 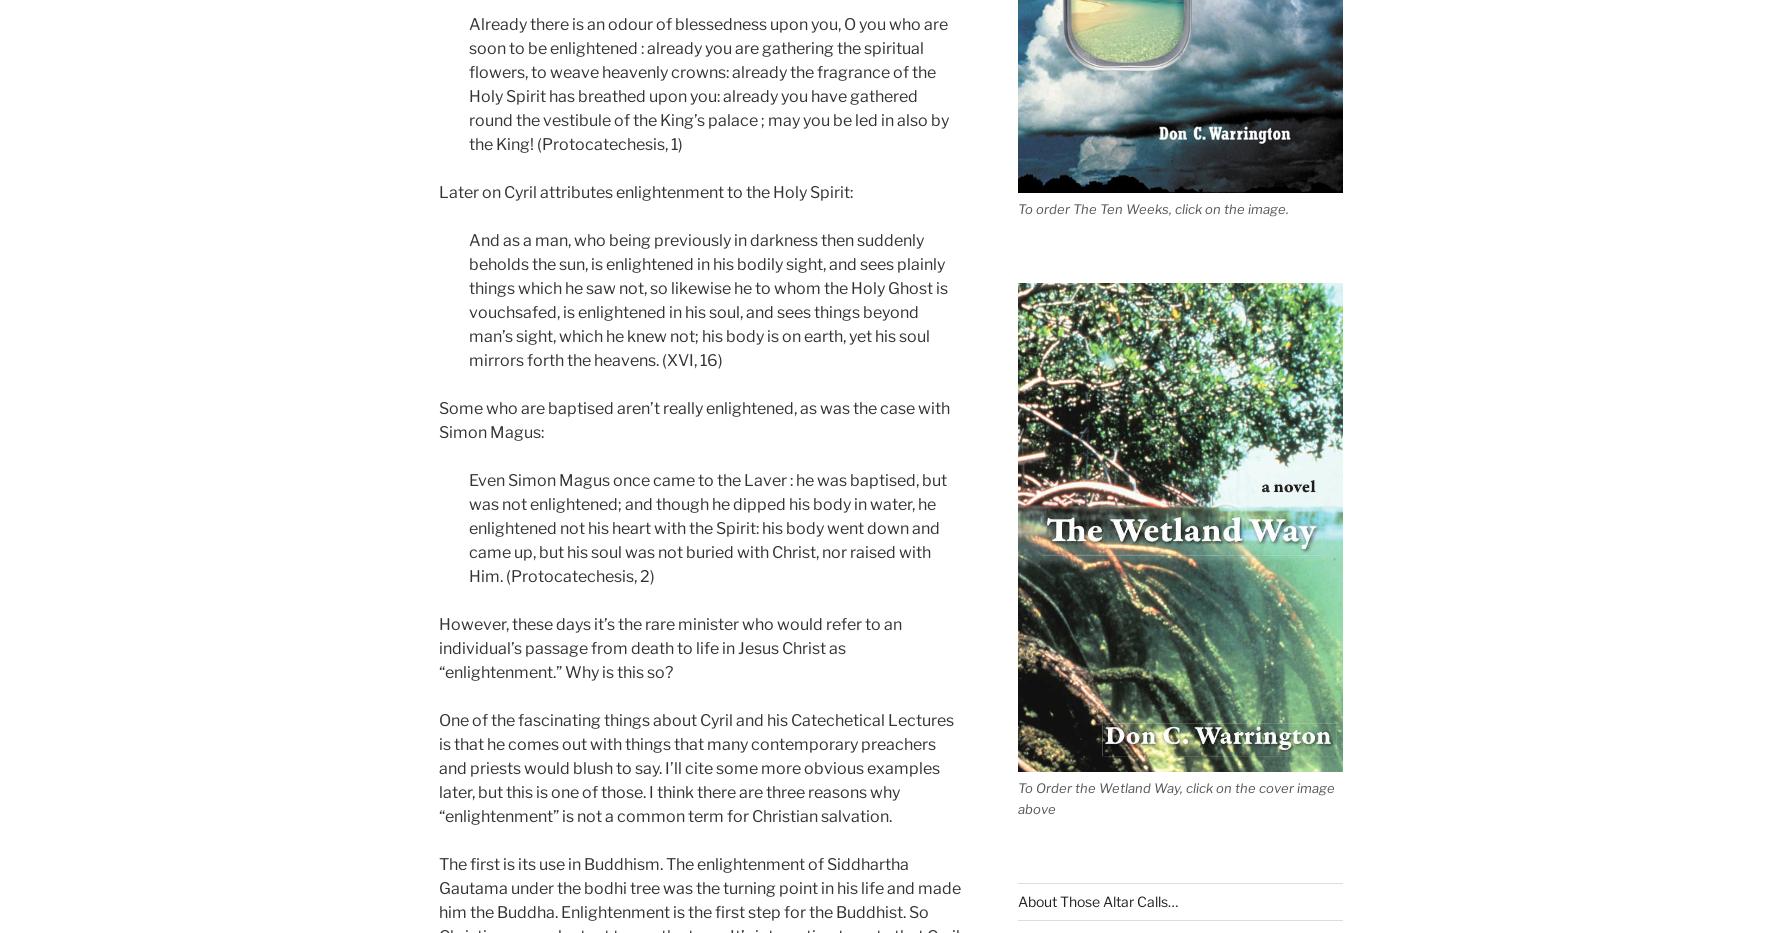 I want to click on 'One of the fascinating things about Cyril and his Catechetical Lectures is that he comes out with things that many contemporary preachers and priests would blush to say. I’ll cite some more obvious examples later, but this is one of those. I think there are three reasons why “enlightenment” is not a common term for Christian salvation.', so click(x=695, y=766).